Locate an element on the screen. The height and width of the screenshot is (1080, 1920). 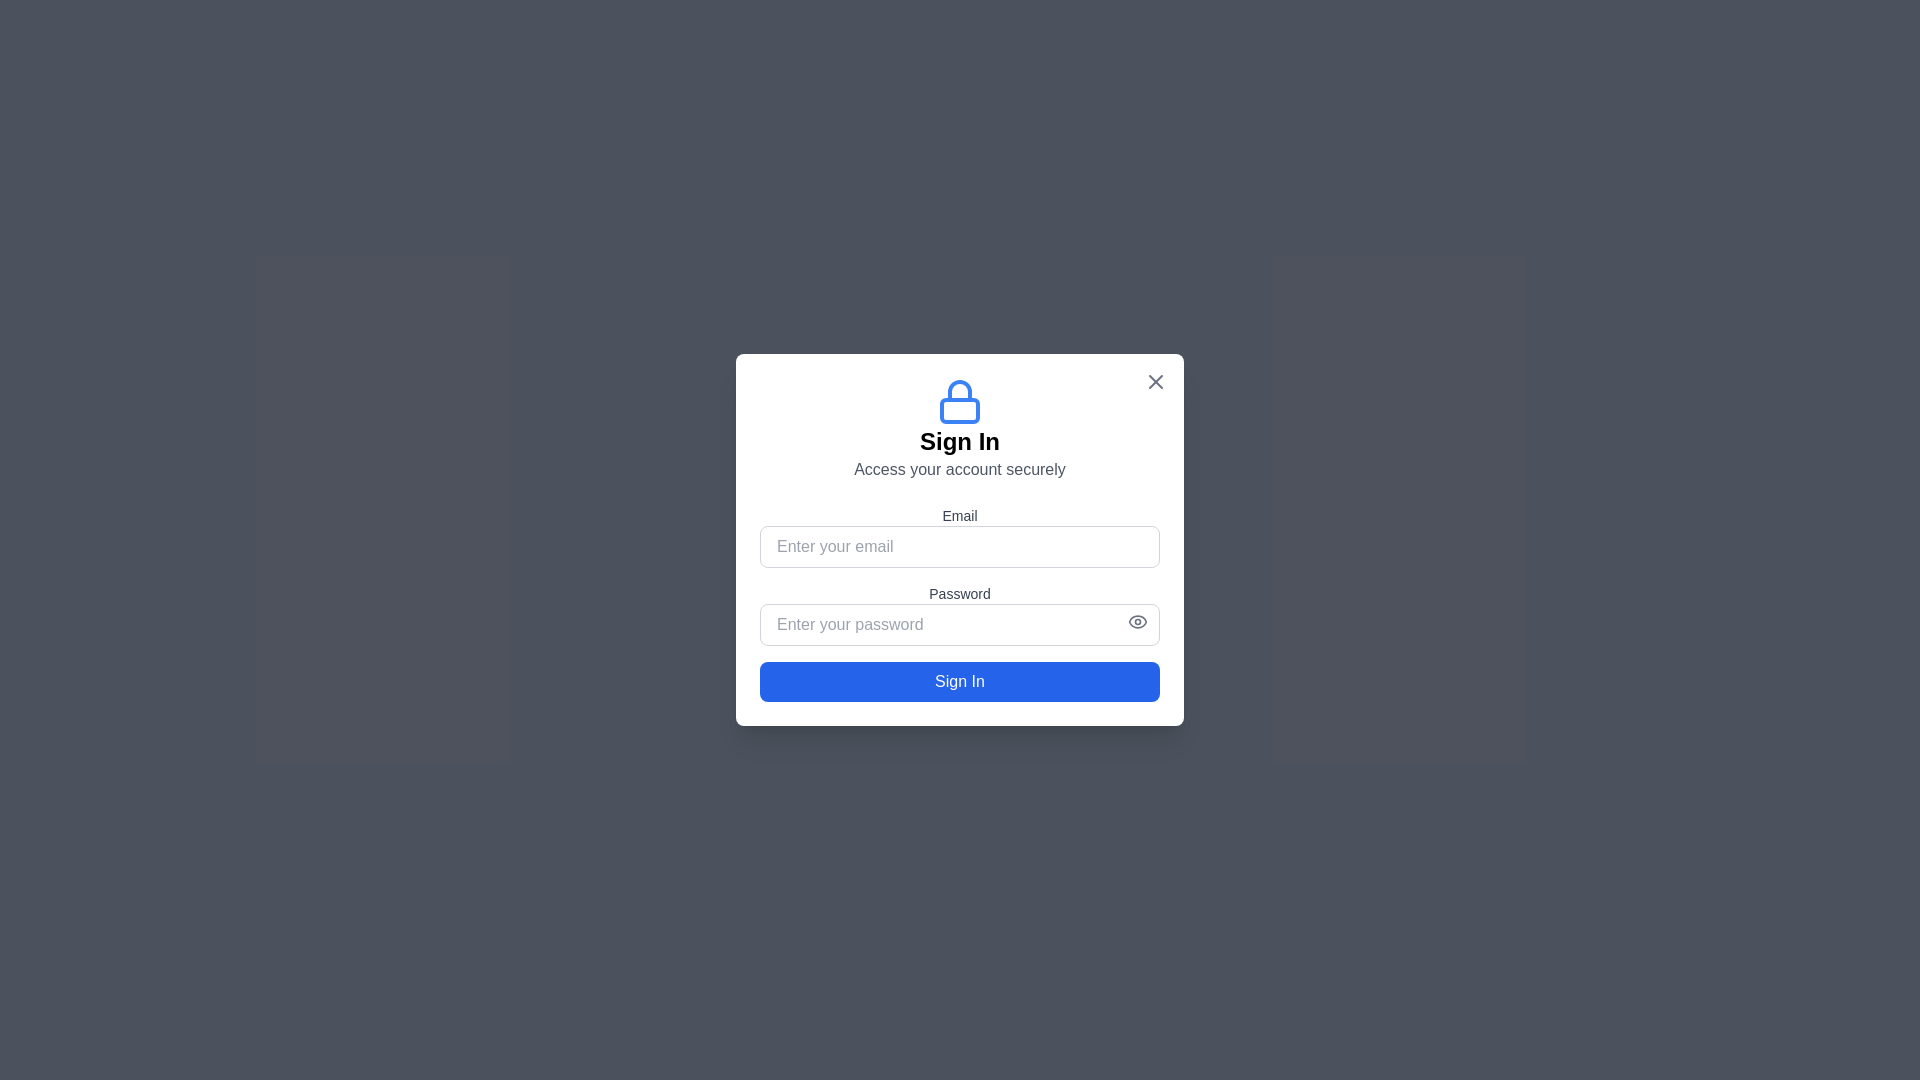
the eye icon in the password field to toggle password visibility is located at coordinates (1137, 620).